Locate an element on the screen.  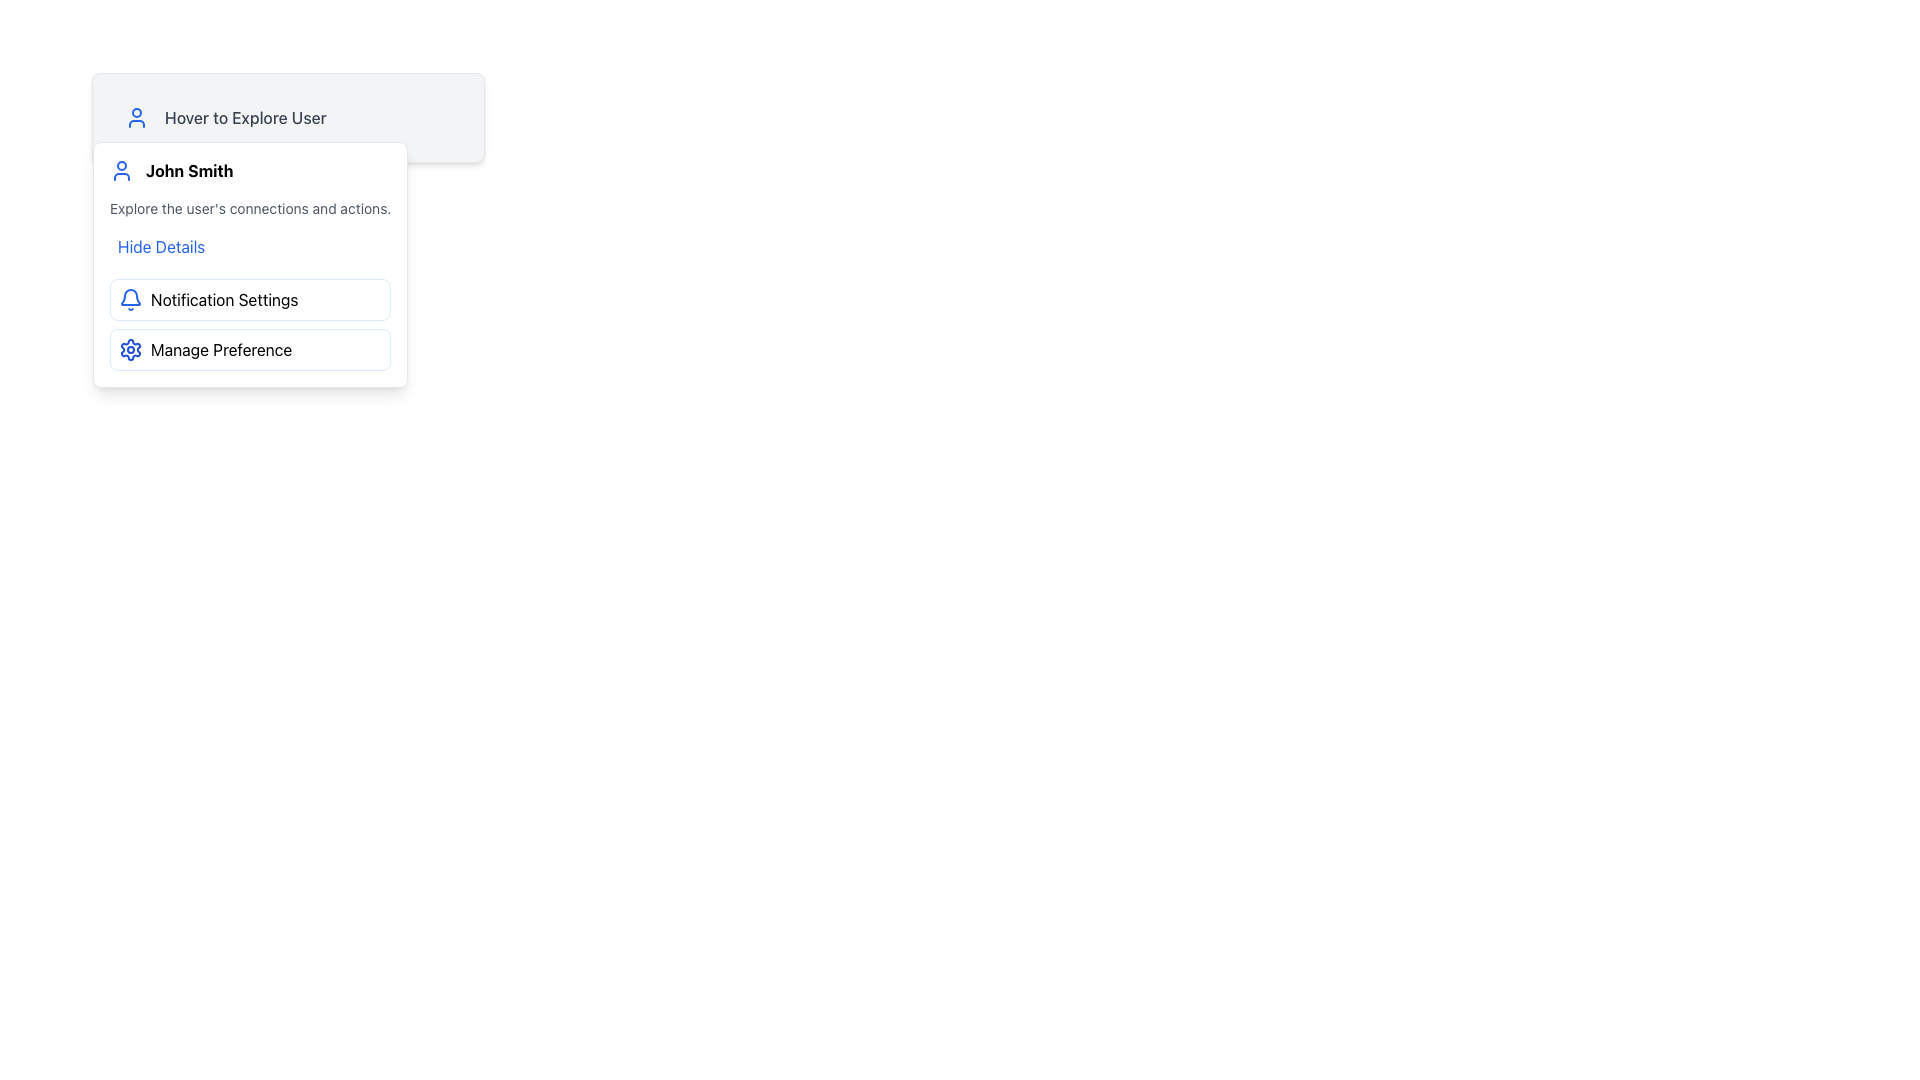
the text label indicating notification settings, which is the second item in the dropdown menu, positioned below 'John Smith' and above 'Manage Preference' is located at coordinates (224, 300).